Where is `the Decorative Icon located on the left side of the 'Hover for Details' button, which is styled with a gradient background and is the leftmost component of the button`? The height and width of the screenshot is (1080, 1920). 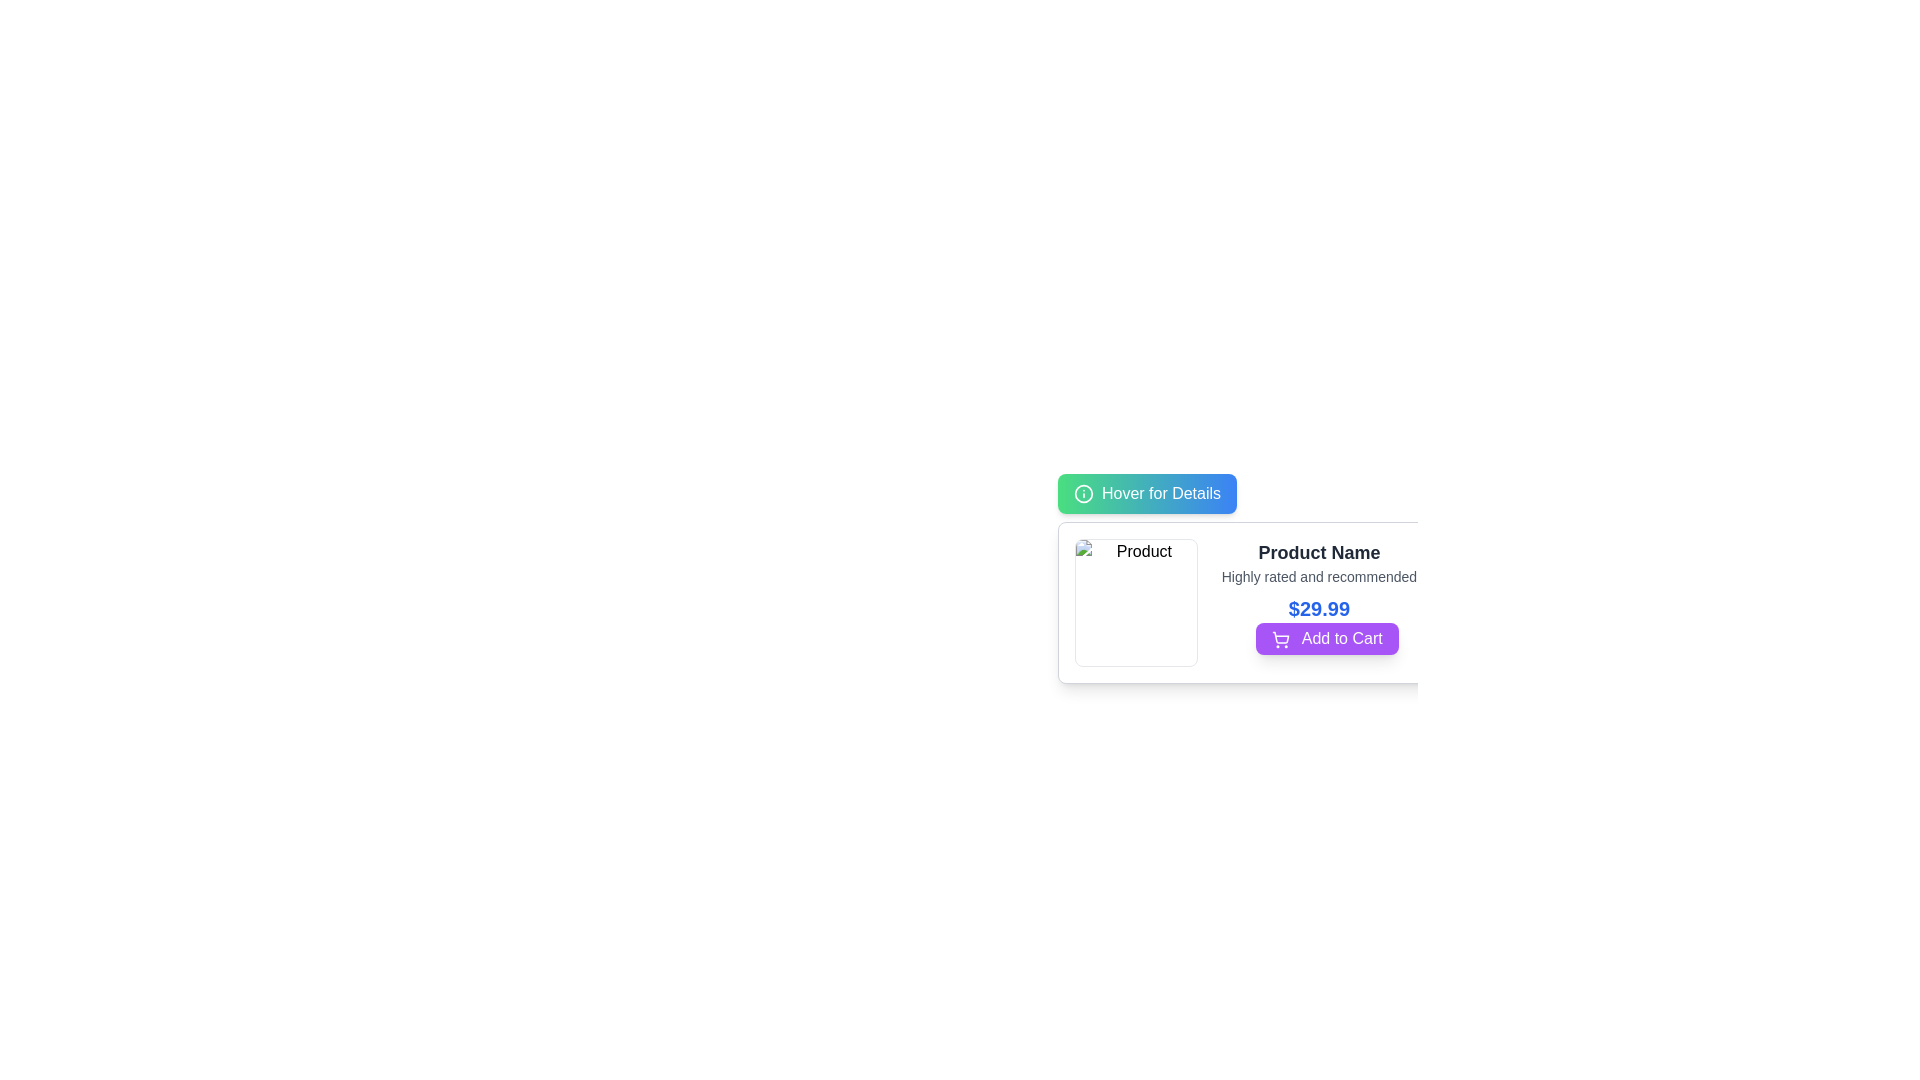
the Decorative Icon located on the left side of the 'Hover for Details' button, which is styled with a gradient background and is the leftmost component of the button is located at coordinates (1082, 493).